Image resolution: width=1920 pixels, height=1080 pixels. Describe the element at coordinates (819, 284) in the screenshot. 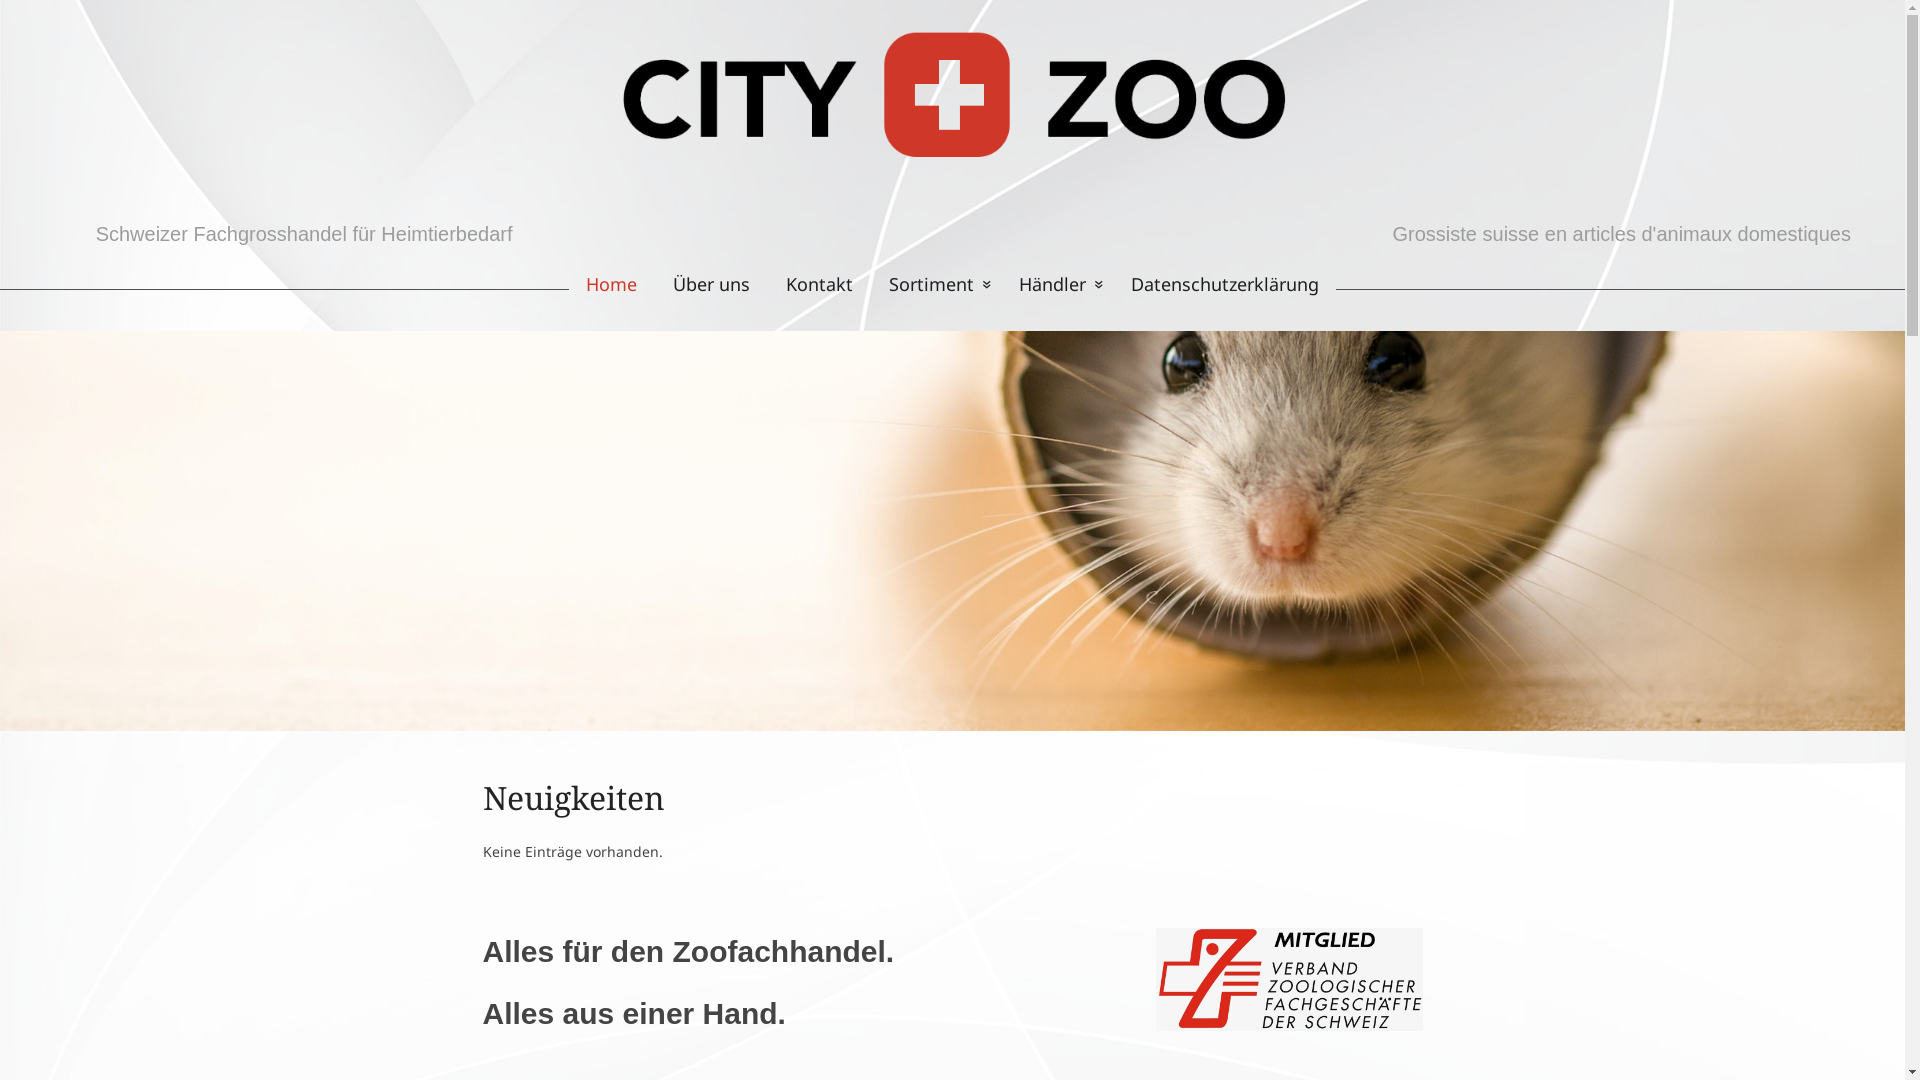

I see `'Kontakt'` at that location.